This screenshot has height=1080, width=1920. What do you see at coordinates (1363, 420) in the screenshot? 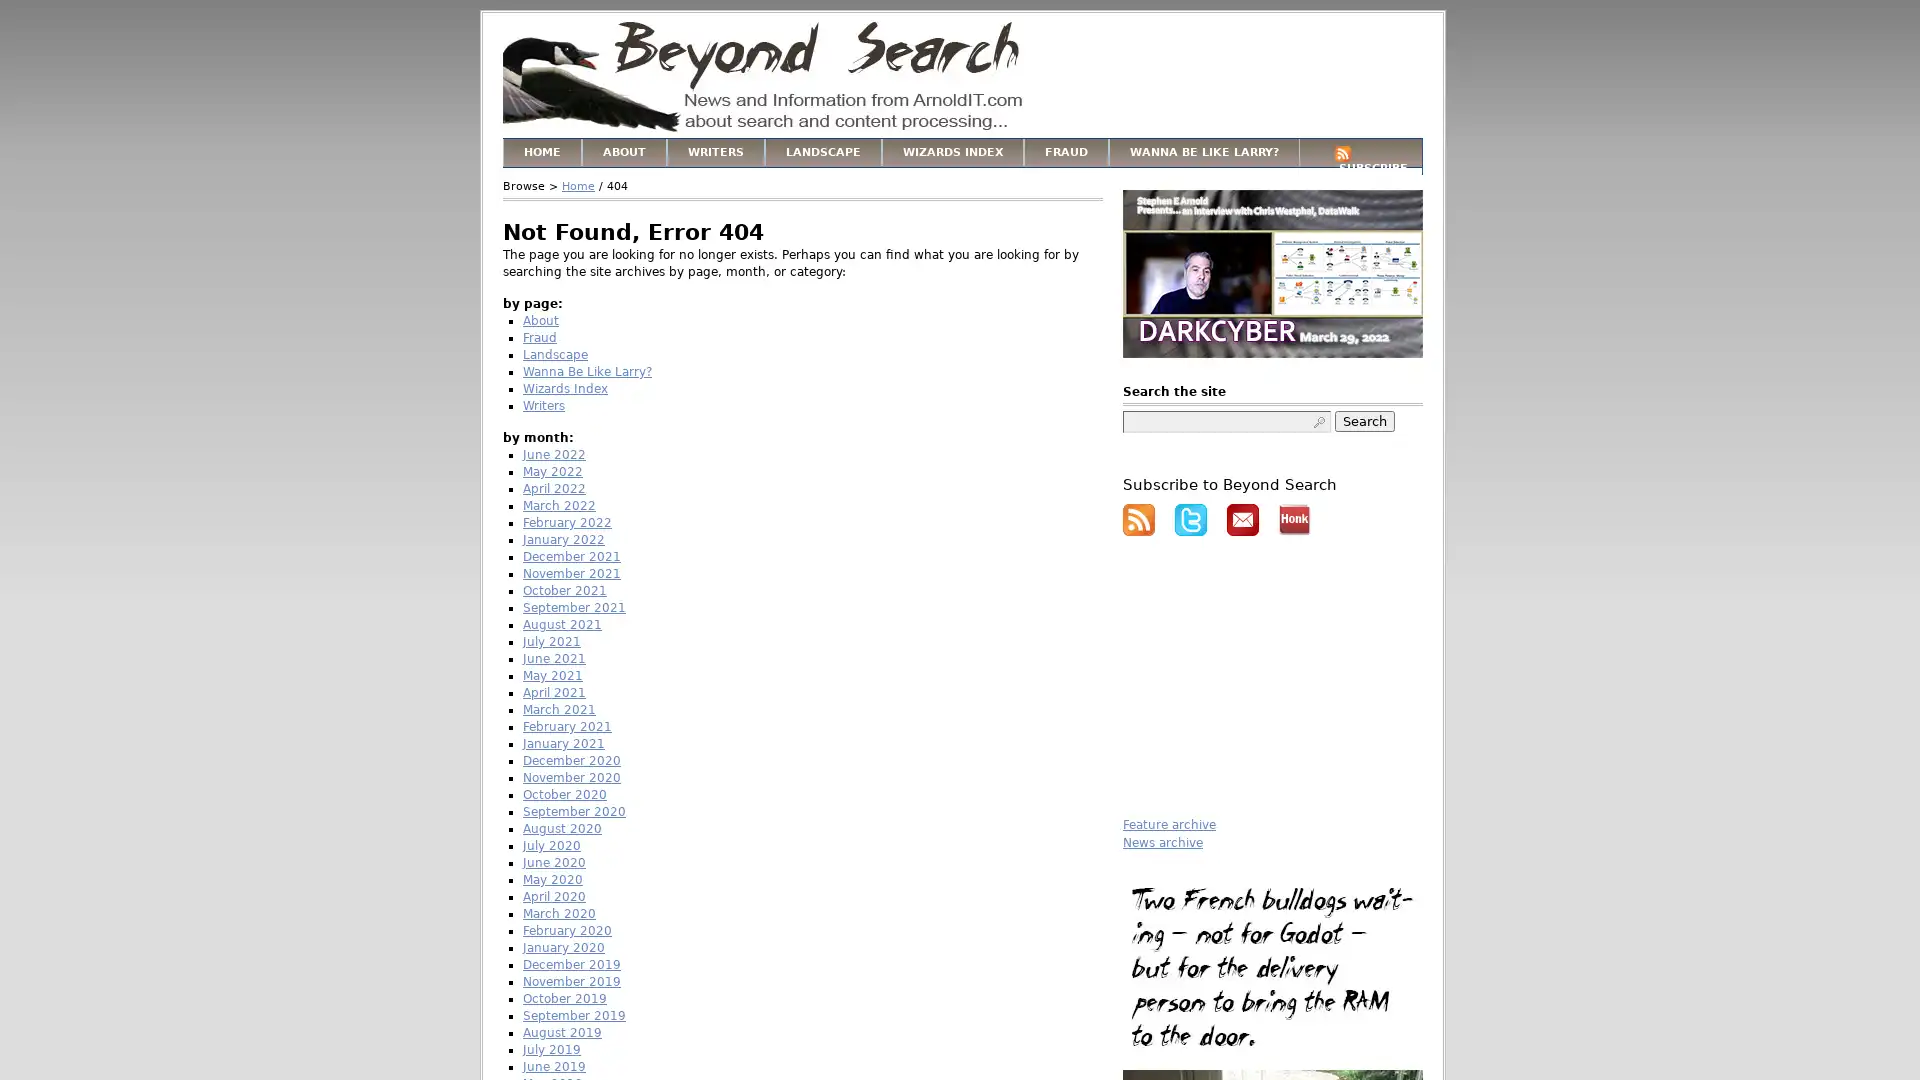
I see `Search` at bounding box center [1363, 420].